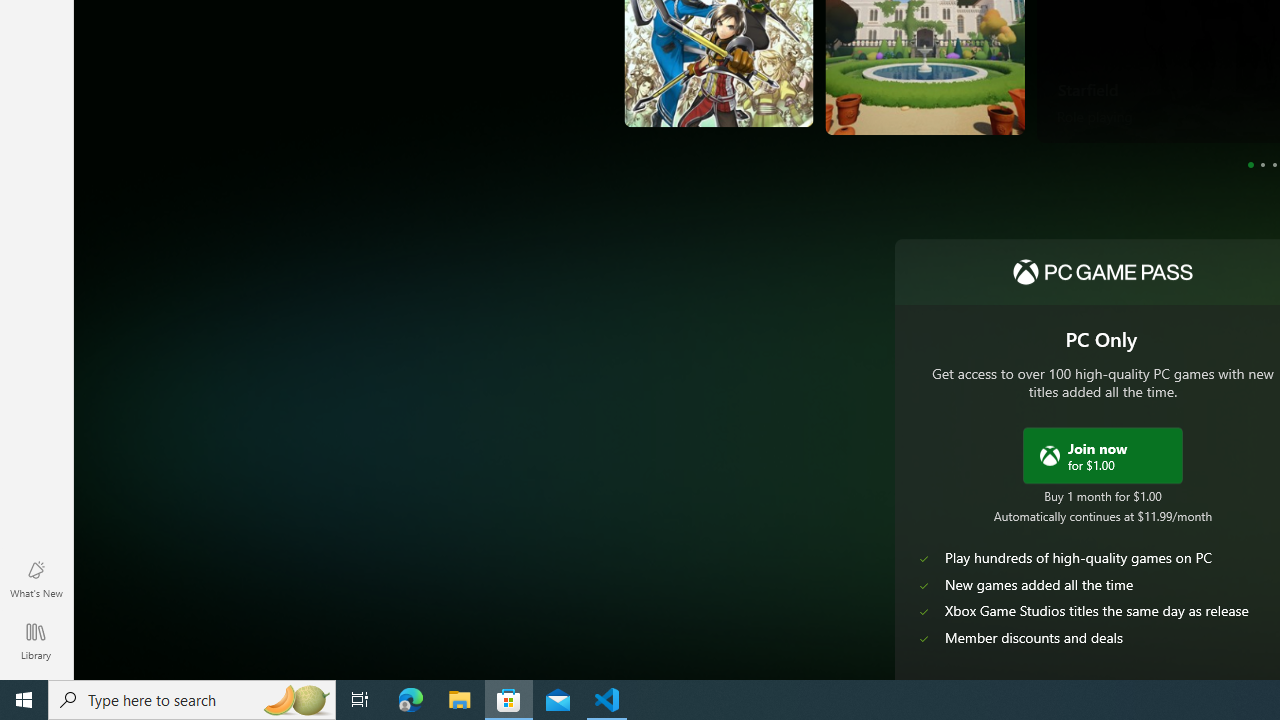  I want to click on 'Join PC Game Pass now for $1.00', so click(1101, 455).